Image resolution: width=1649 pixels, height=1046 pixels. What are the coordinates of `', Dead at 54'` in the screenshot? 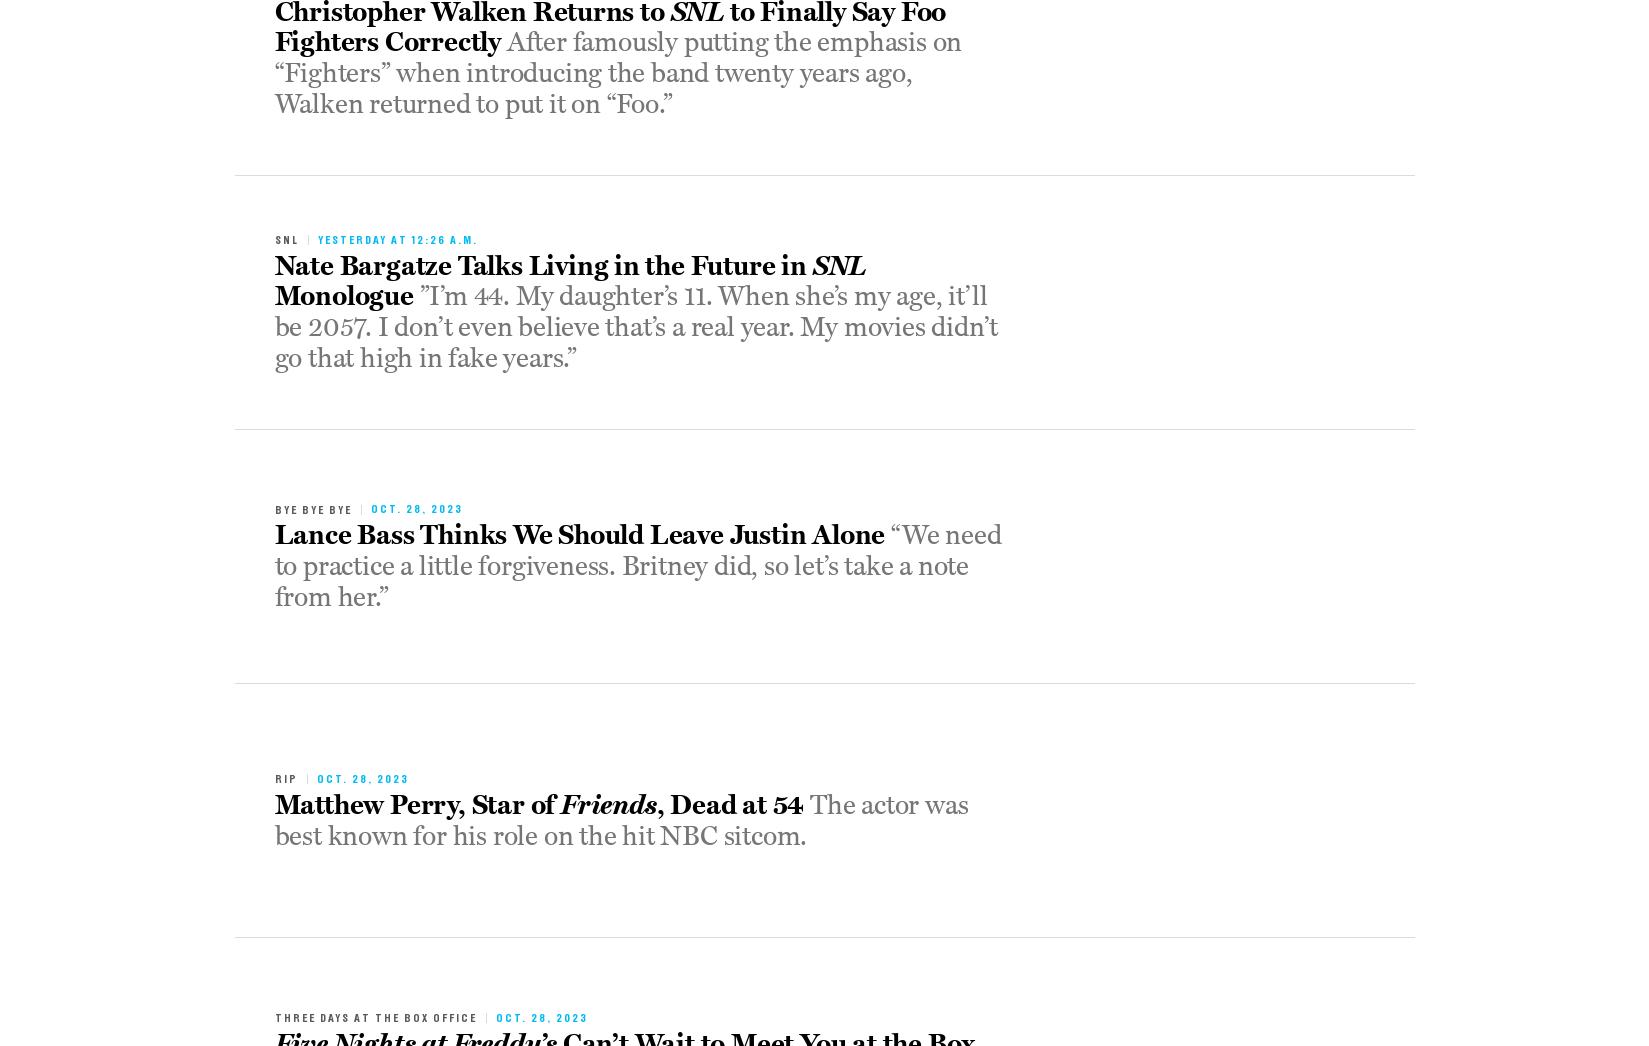 It's located at (655, 804).